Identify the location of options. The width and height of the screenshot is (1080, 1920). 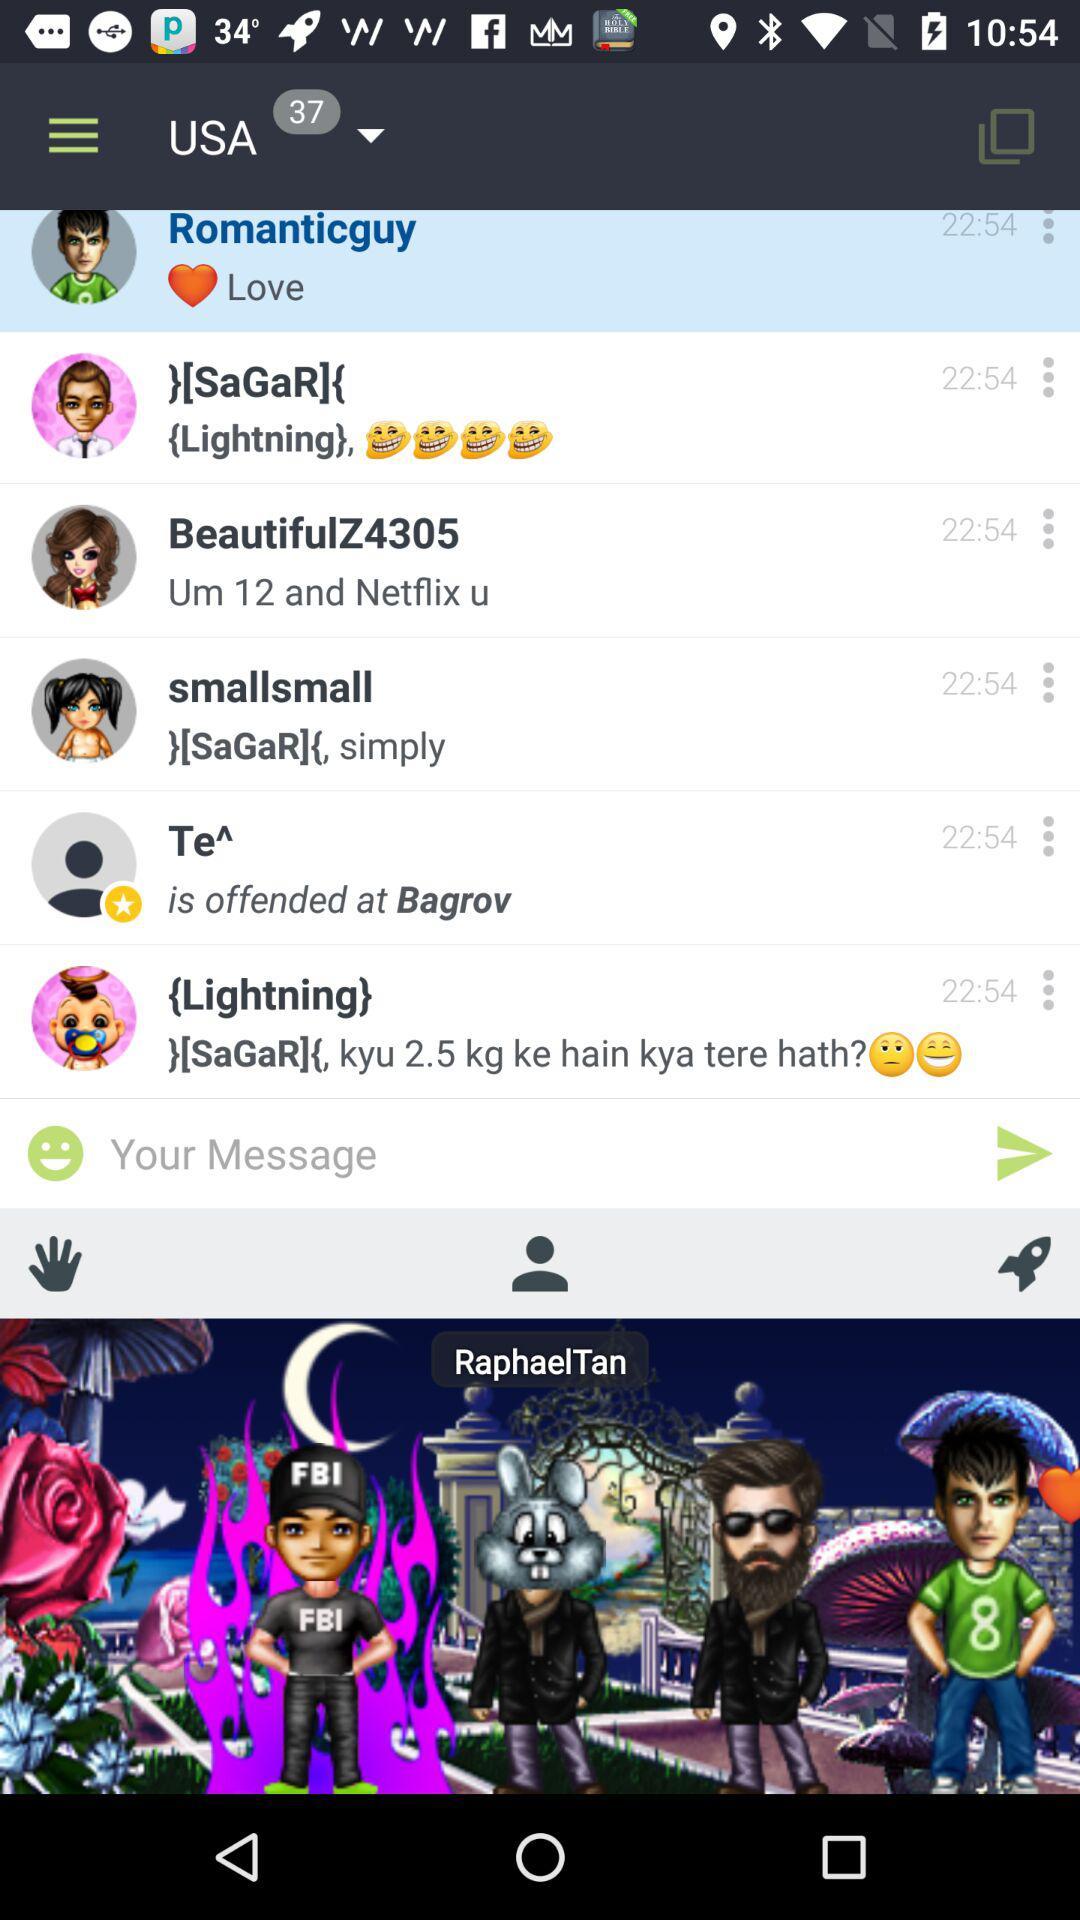
(1047, 528).